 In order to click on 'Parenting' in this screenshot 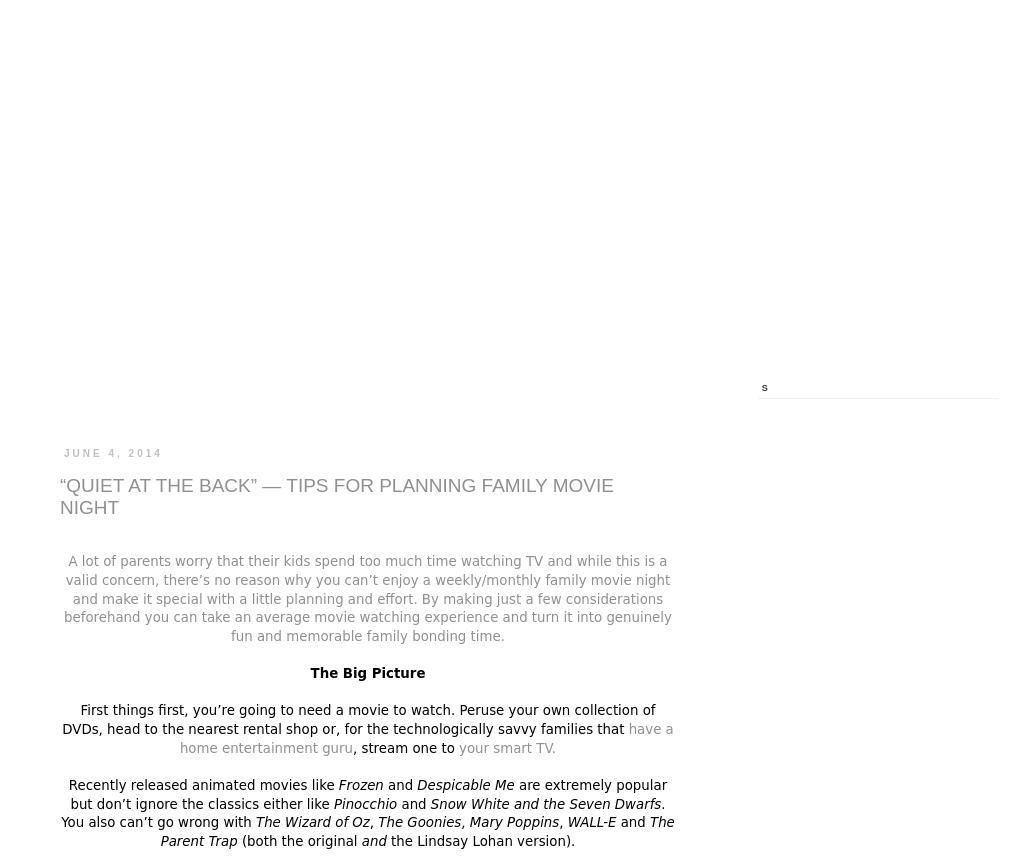, I will do `click(317, 388)`.